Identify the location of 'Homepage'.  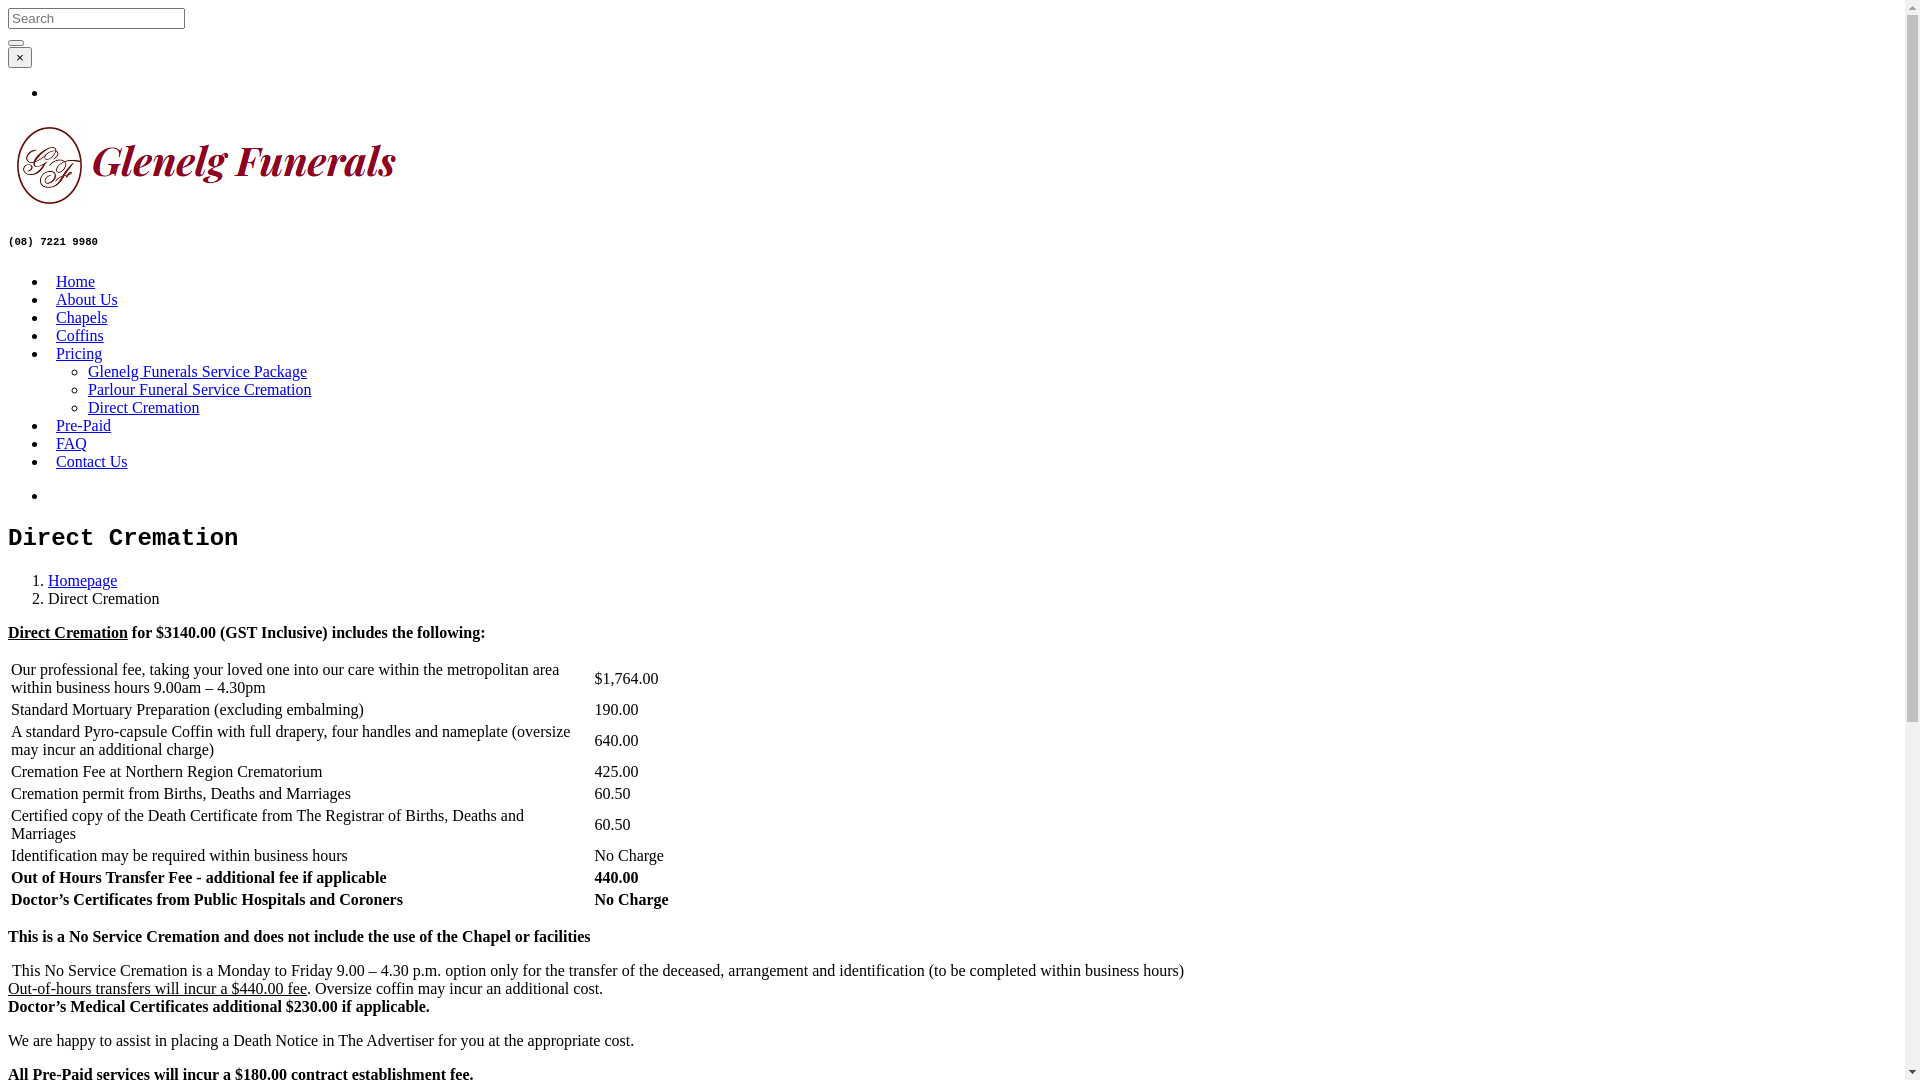
(81, 580).